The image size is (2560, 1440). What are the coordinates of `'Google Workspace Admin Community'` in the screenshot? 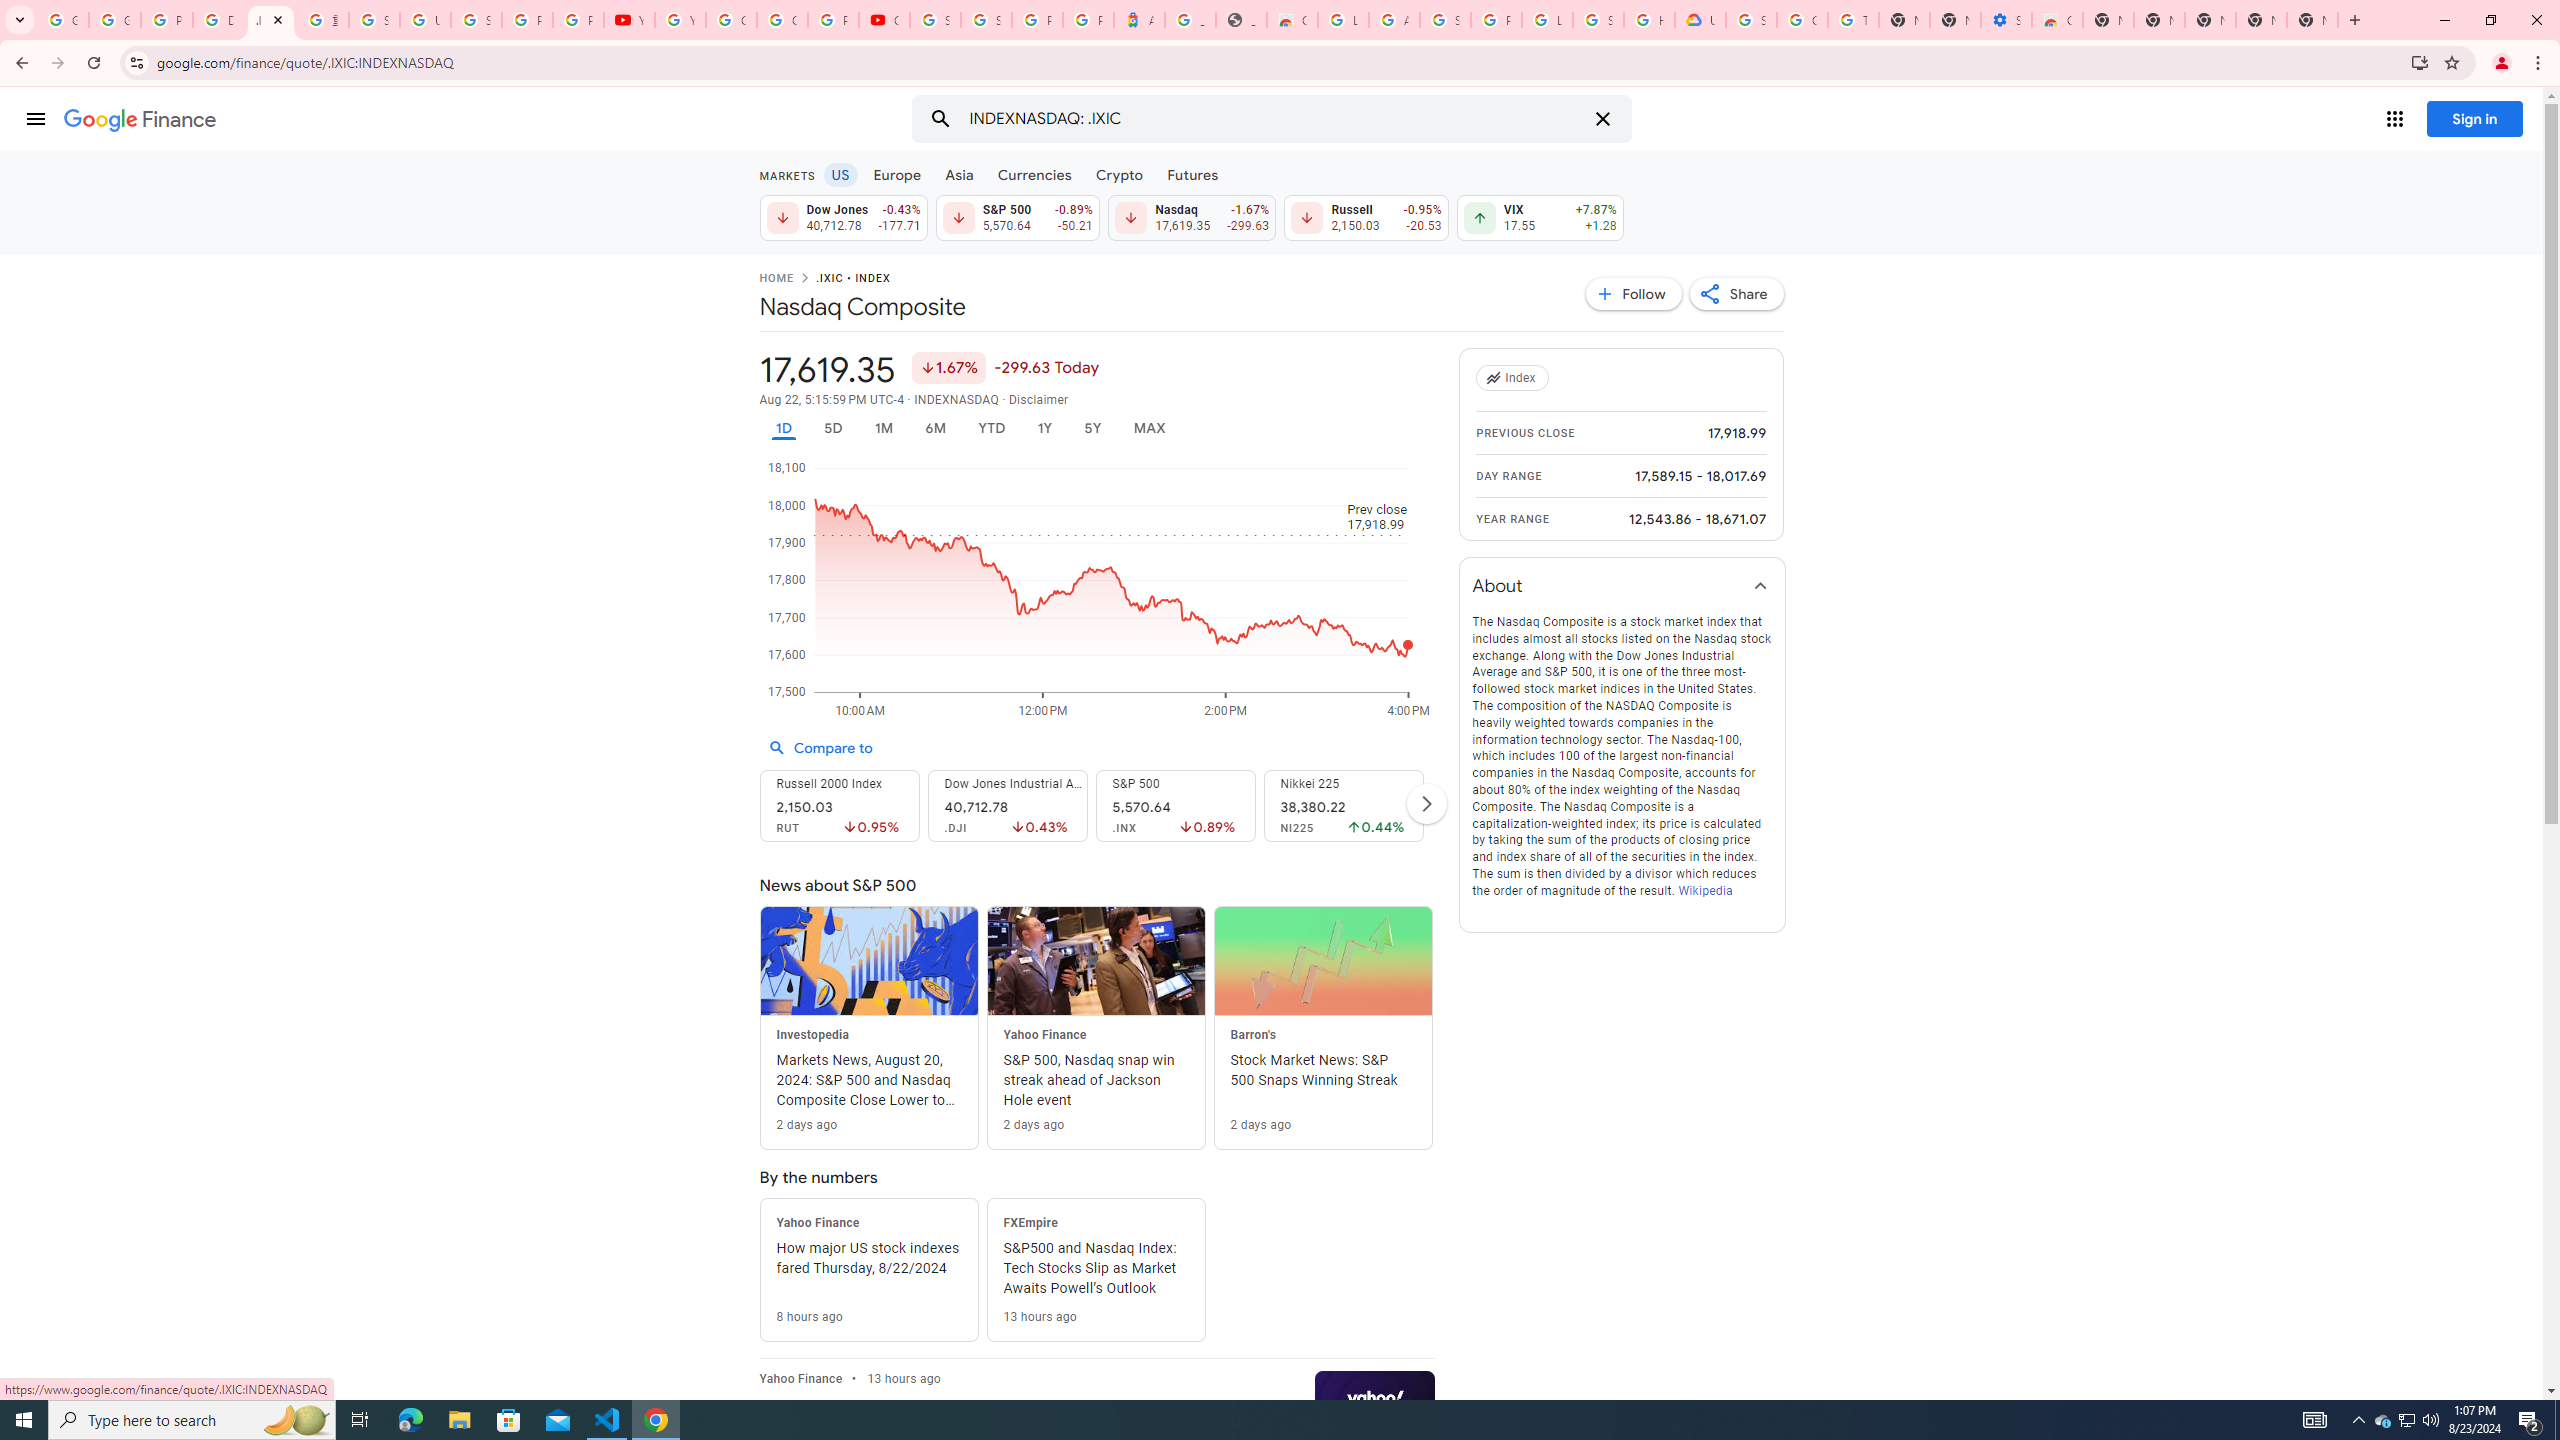 It's located at (61, 19).